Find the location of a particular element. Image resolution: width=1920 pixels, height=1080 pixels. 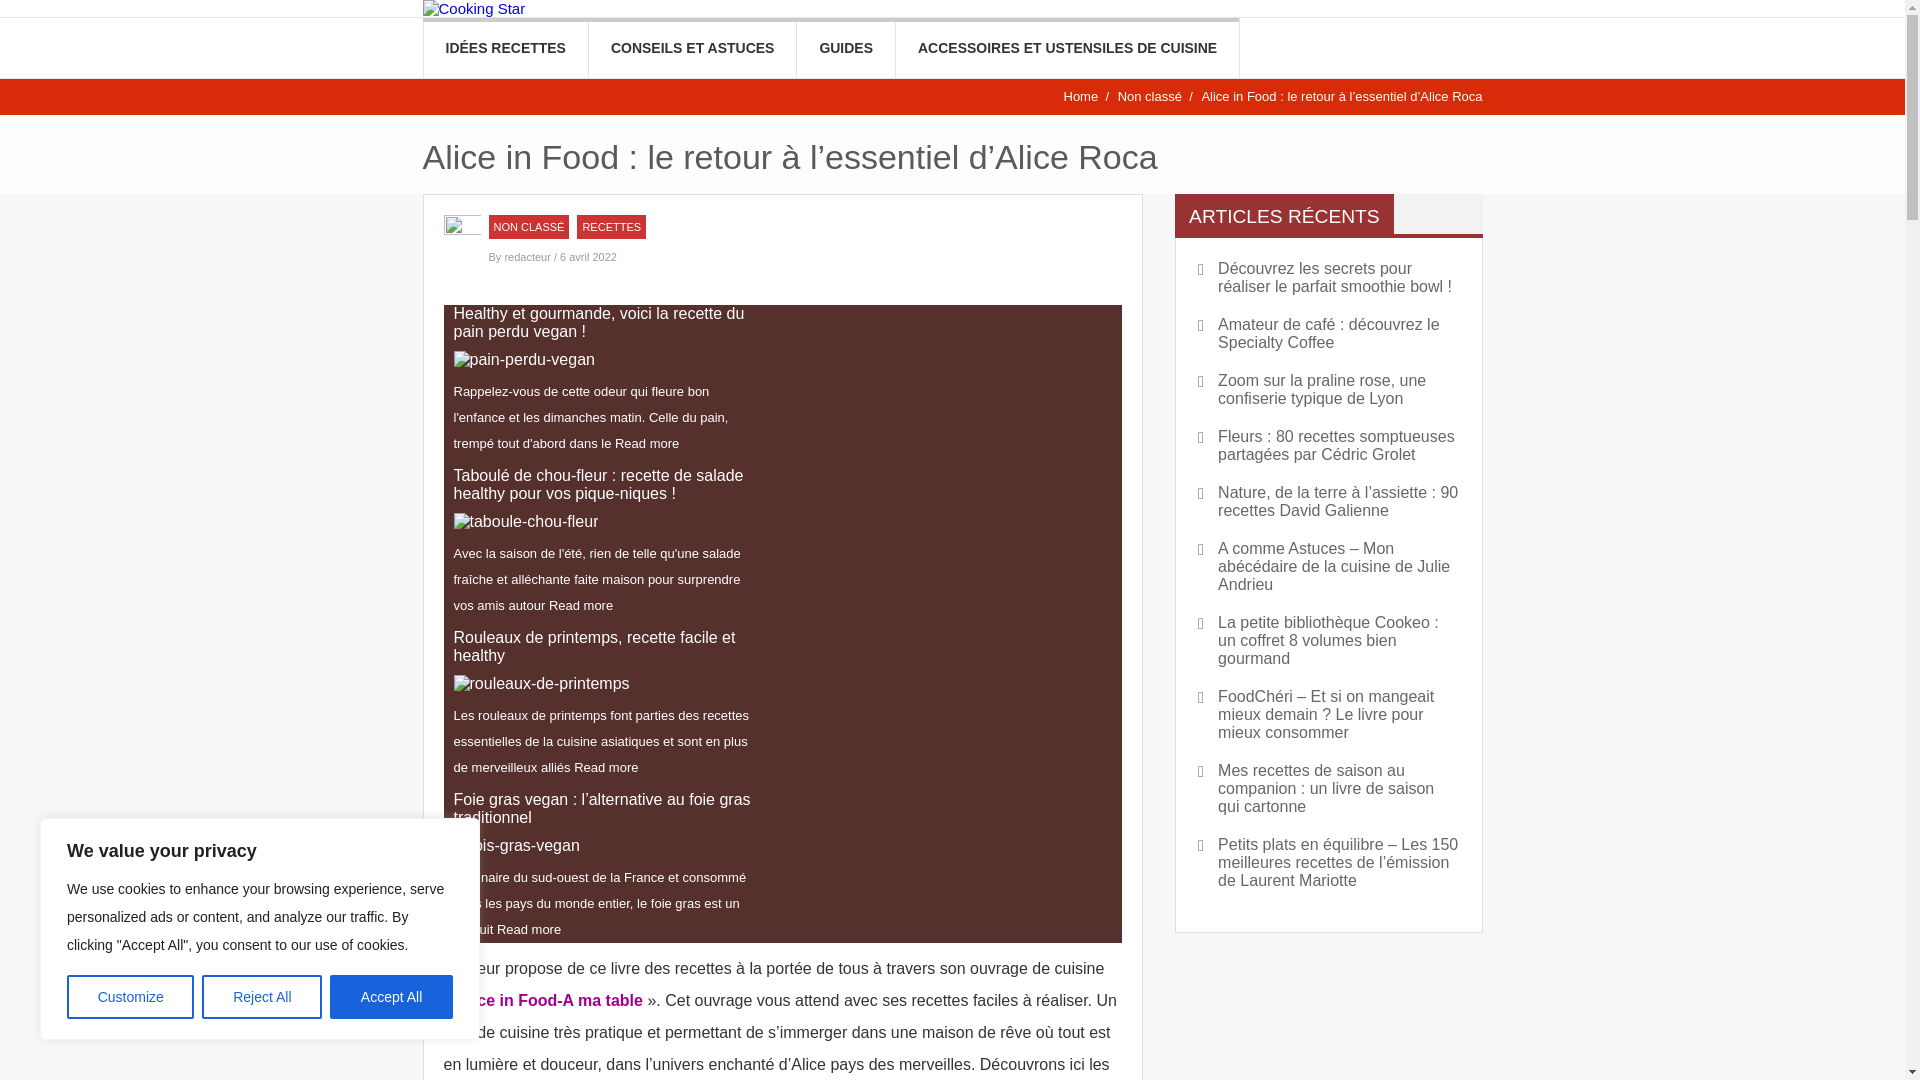

'CONSEILS ET ASTUCES' is located at coordinates (588, 46).